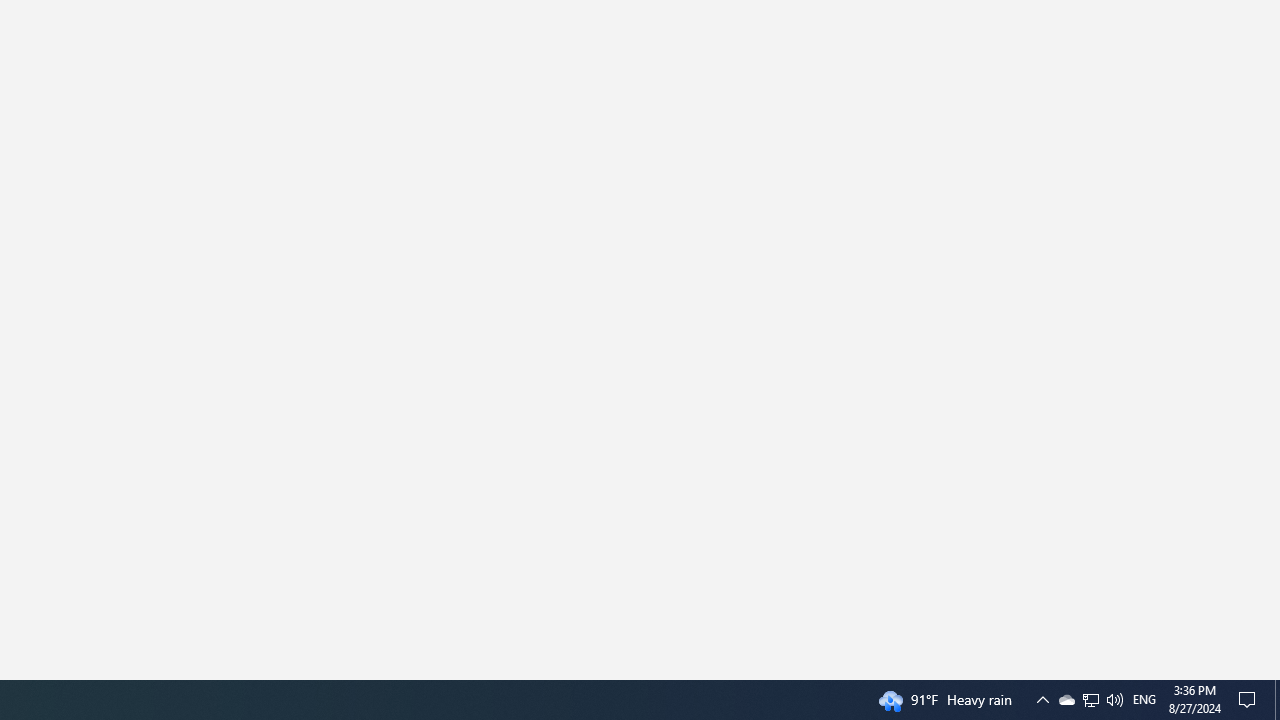 This screenshot has width=1280, height=720. What do you see at coordinates (1089, 698) in the screenshot?
I see `'Tray Input Indicator - English (United States)'` at bounding box center [1089, 698].